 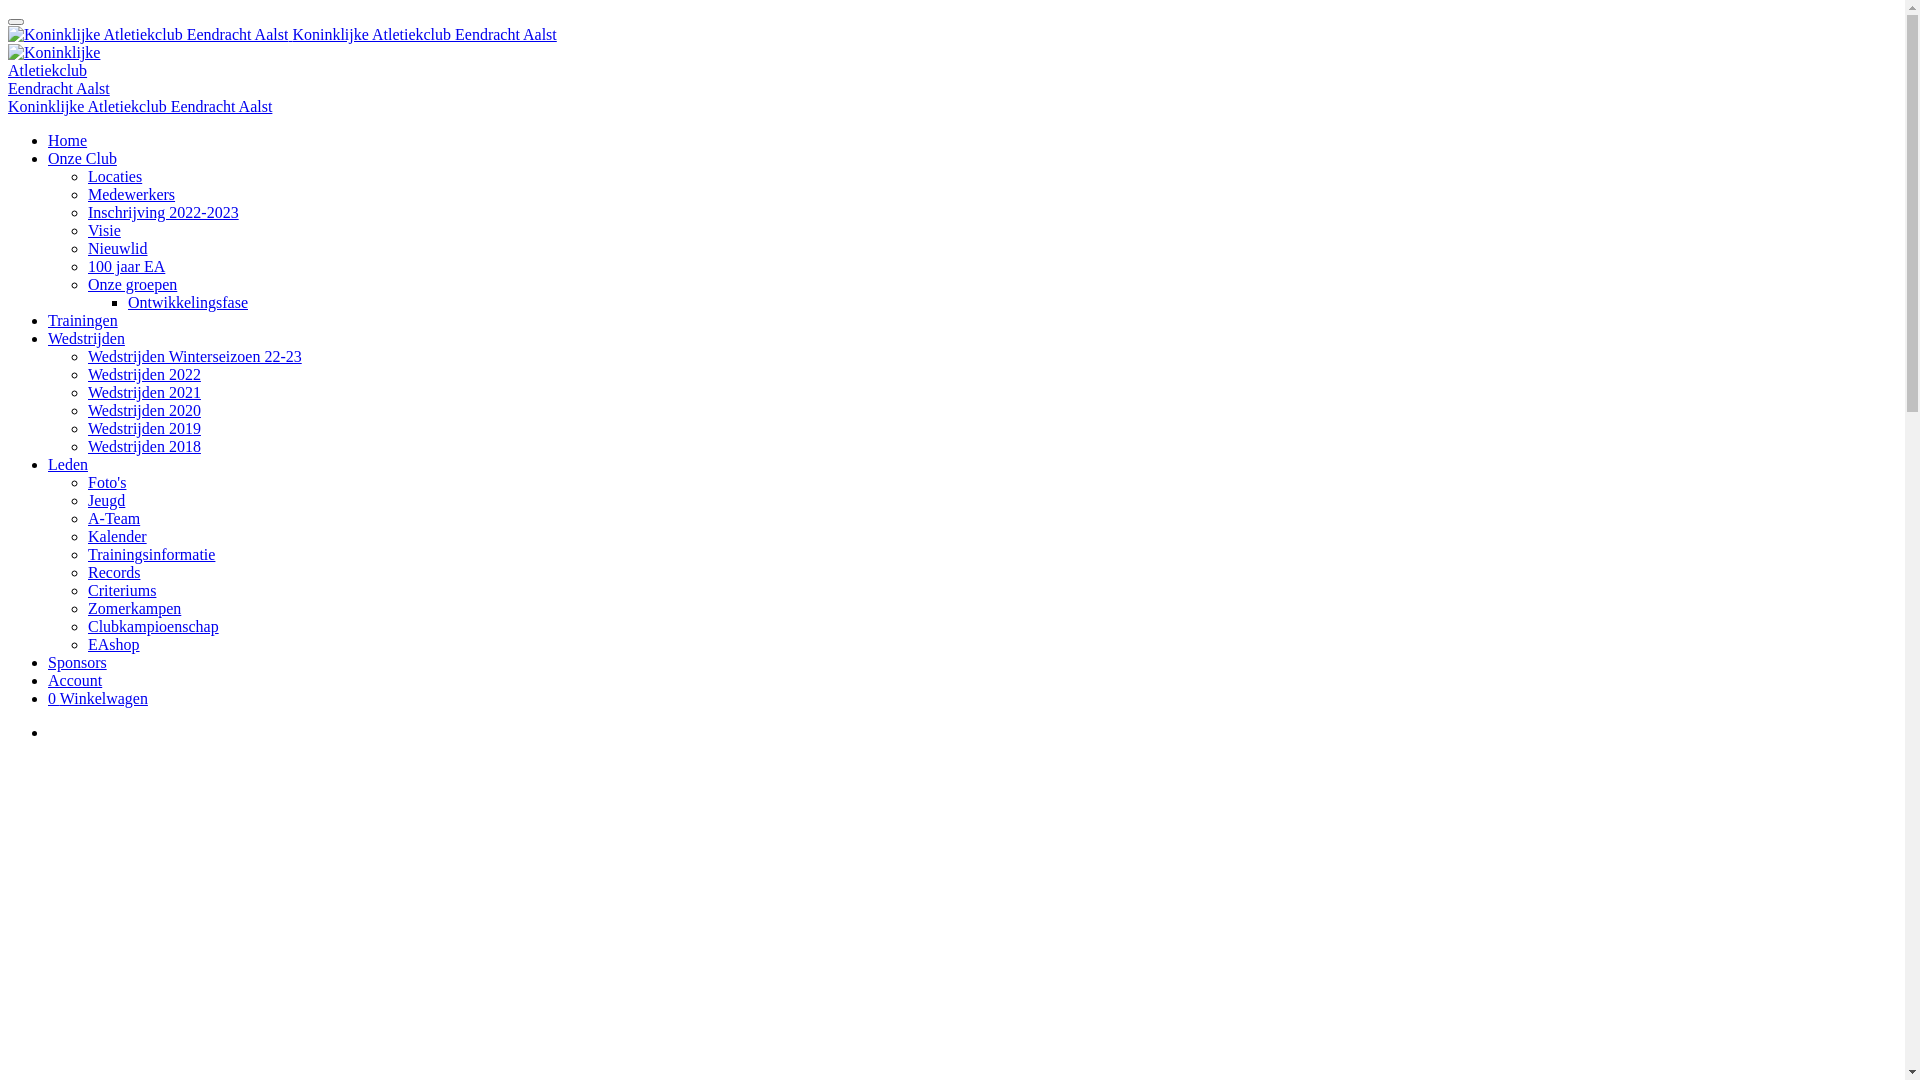 I want to click on 'Clubkampioenschap', so click(x=152, y=625).